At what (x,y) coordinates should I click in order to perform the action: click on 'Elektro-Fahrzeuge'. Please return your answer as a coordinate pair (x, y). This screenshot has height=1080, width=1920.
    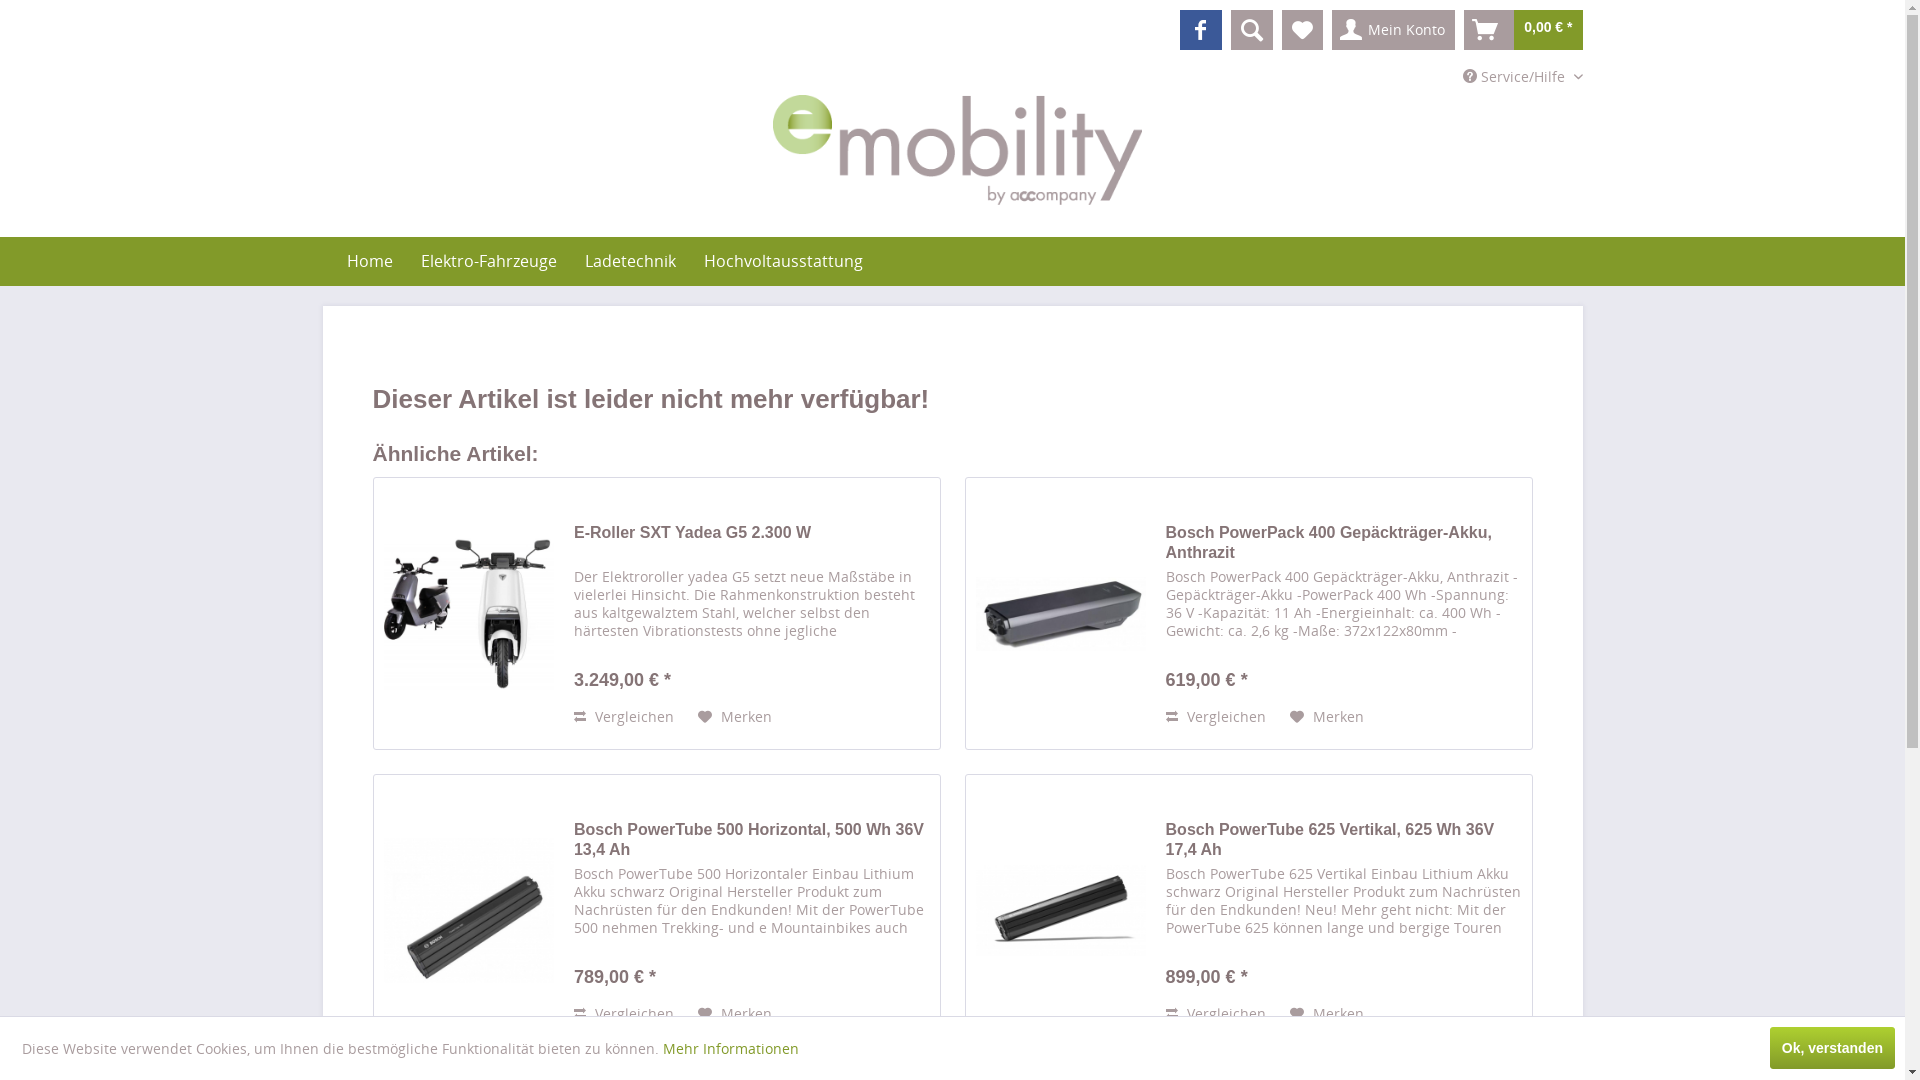
    Looking at the image, I should click on (488, 260).